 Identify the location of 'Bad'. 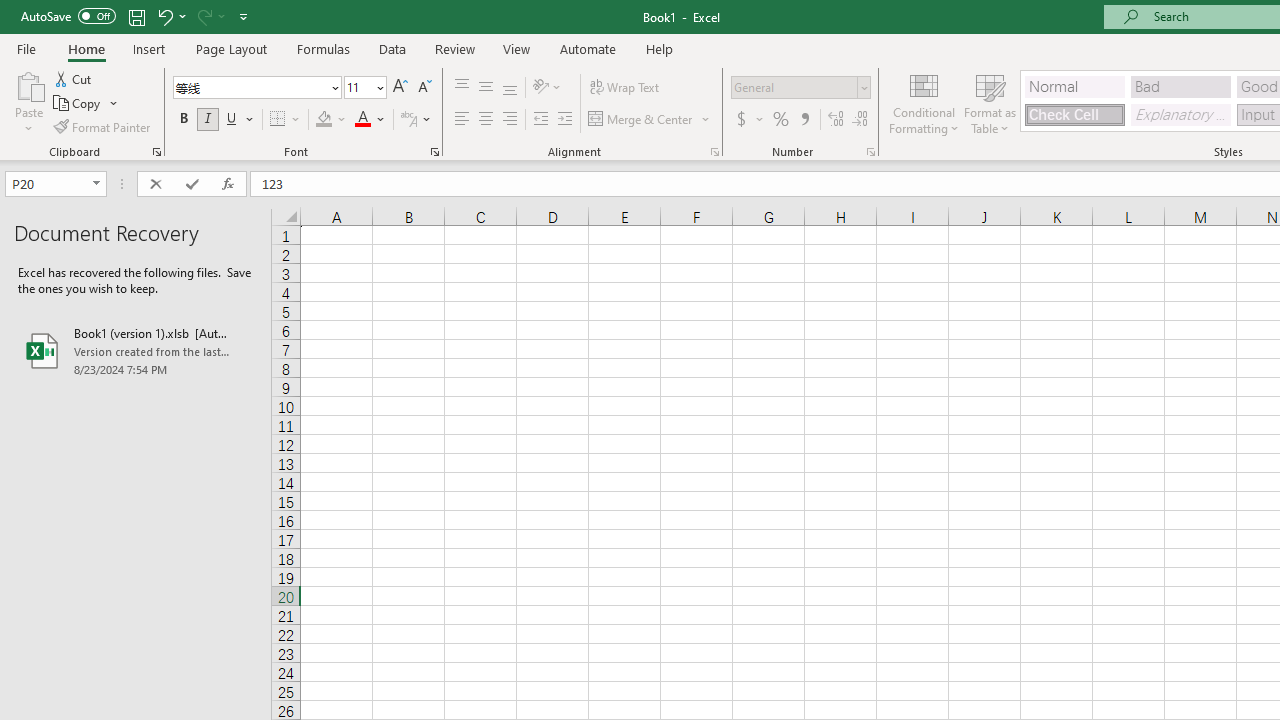
(1180, 85).